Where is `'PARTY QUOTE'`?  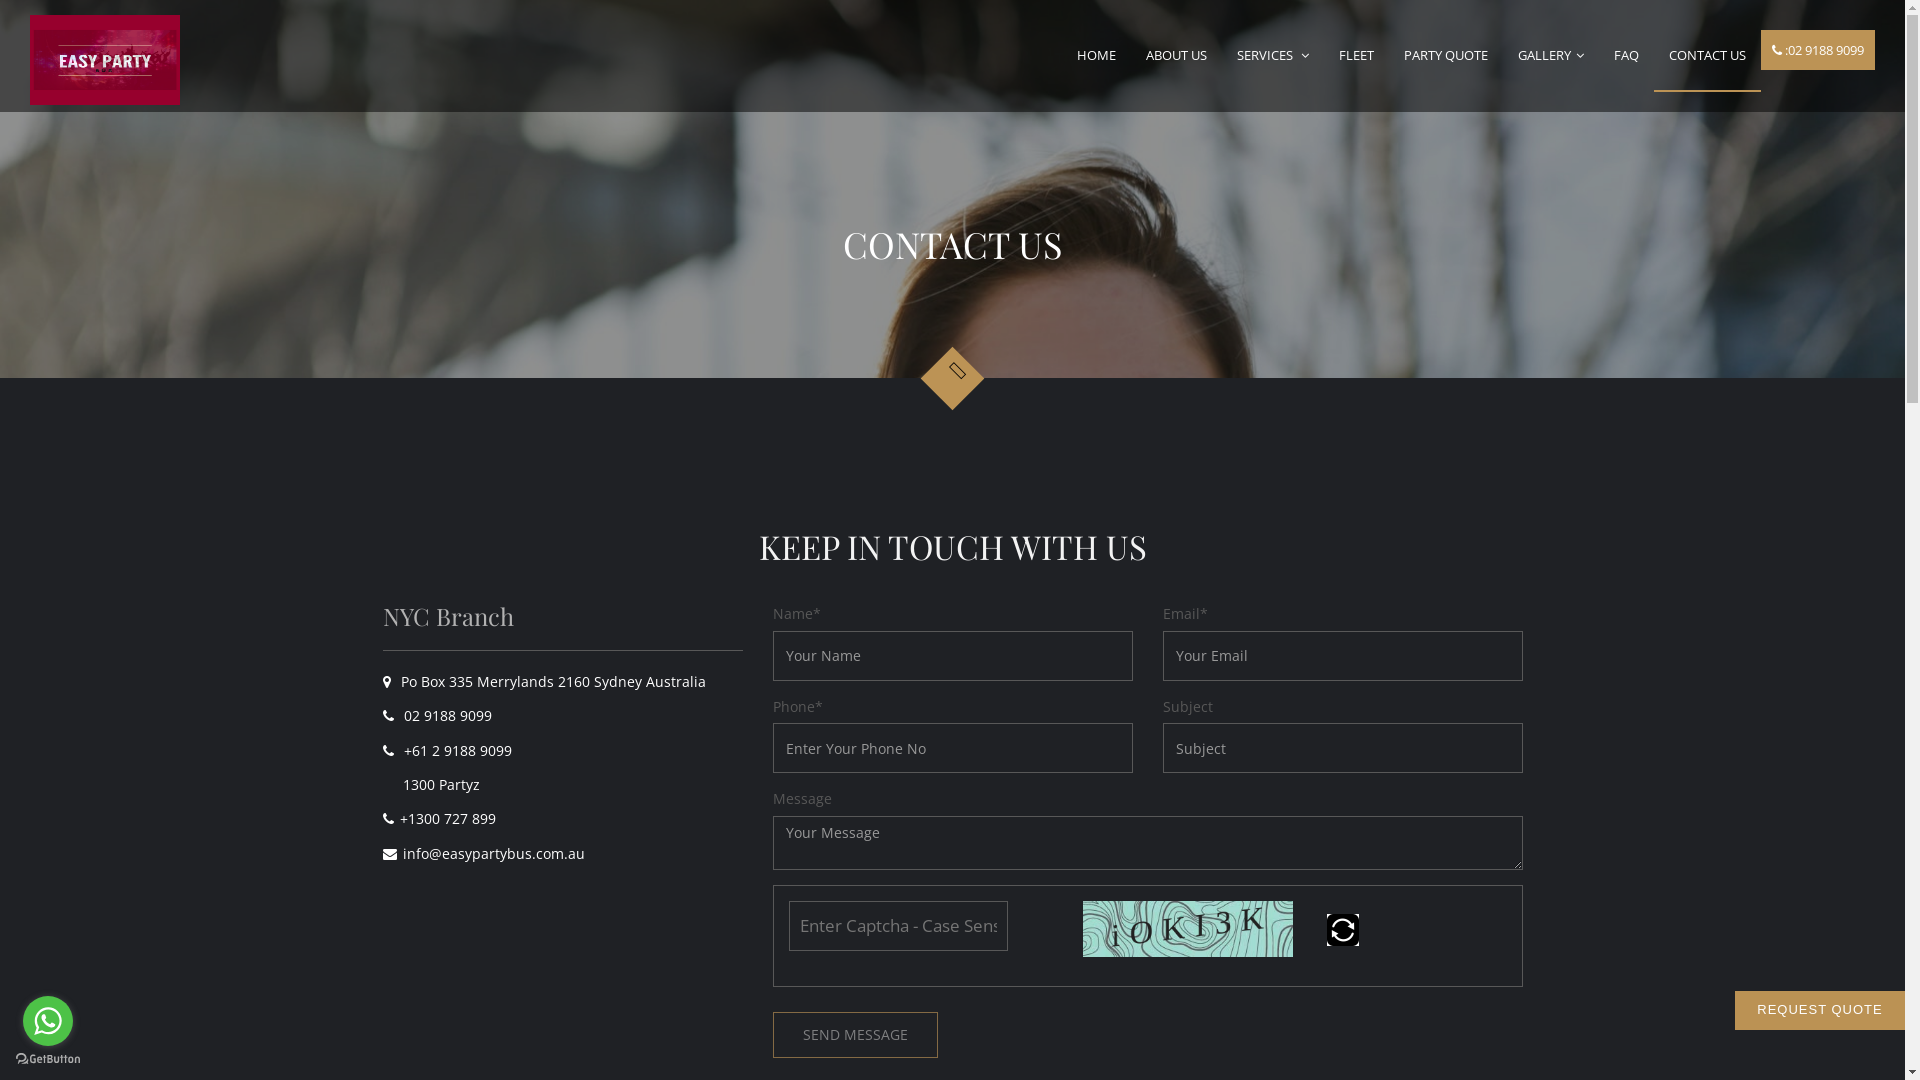
'PARTY QUOTE' is located at coordinates (1387, 53).